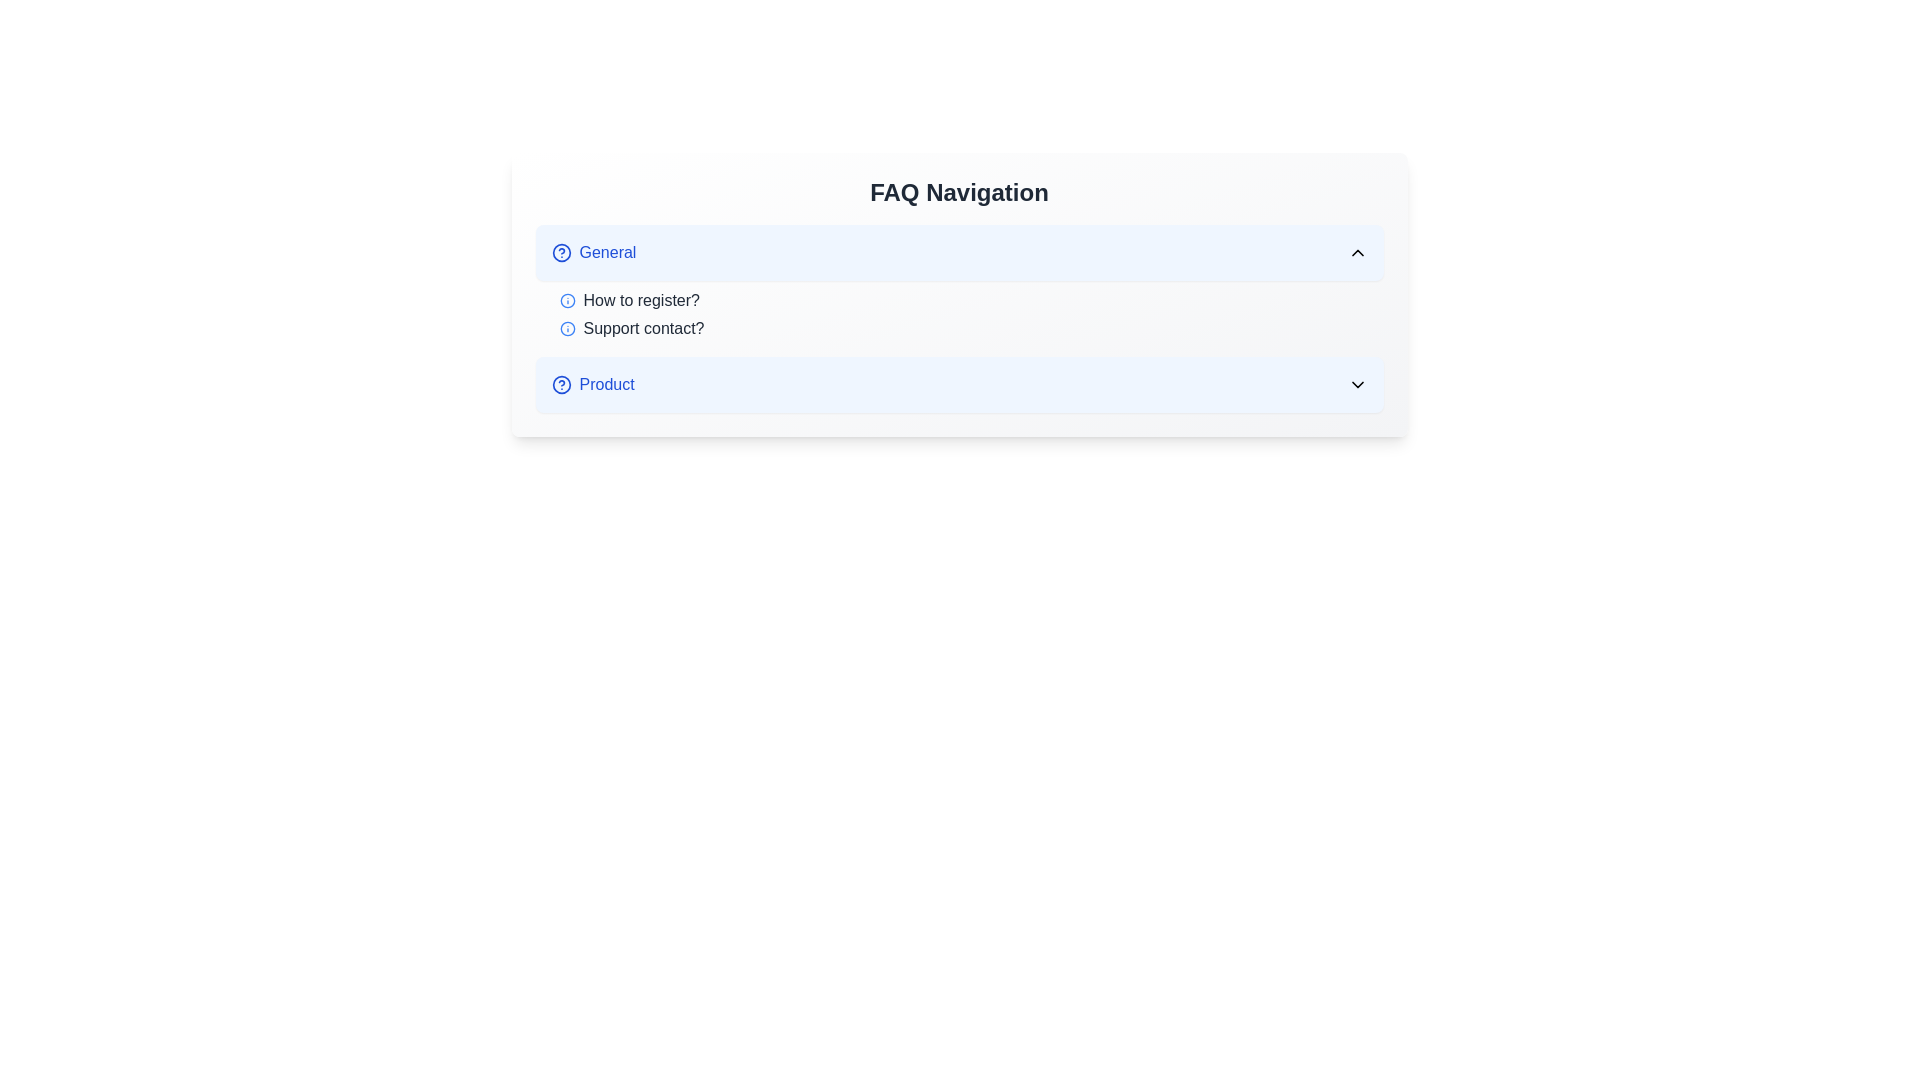 The image size is (1920, 1080). I want to click on the hyperlink located in the middle section of the FAQ navigation interface, directly below the 'General' section header, so click(641, 300).